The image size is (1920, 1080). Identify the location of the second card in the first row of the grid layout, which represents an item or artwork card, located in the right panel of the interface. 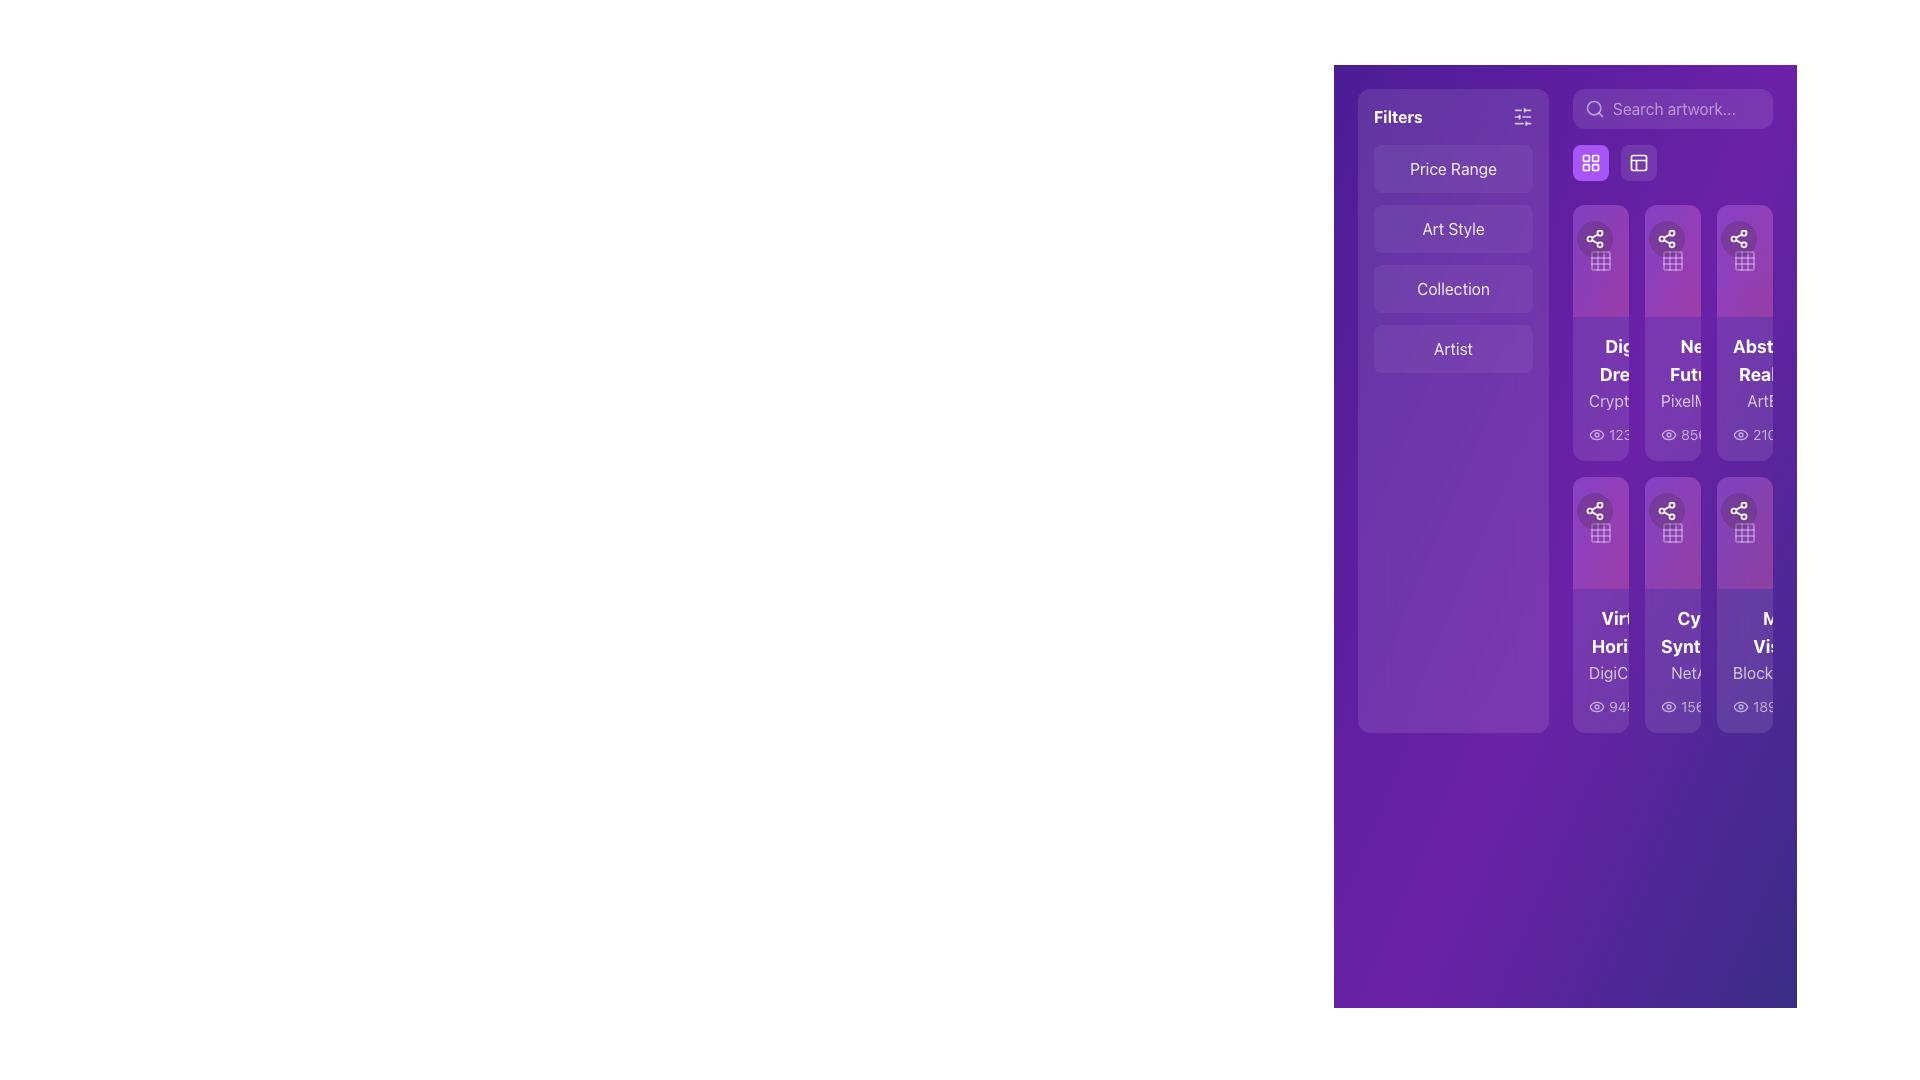
(1673, 389).